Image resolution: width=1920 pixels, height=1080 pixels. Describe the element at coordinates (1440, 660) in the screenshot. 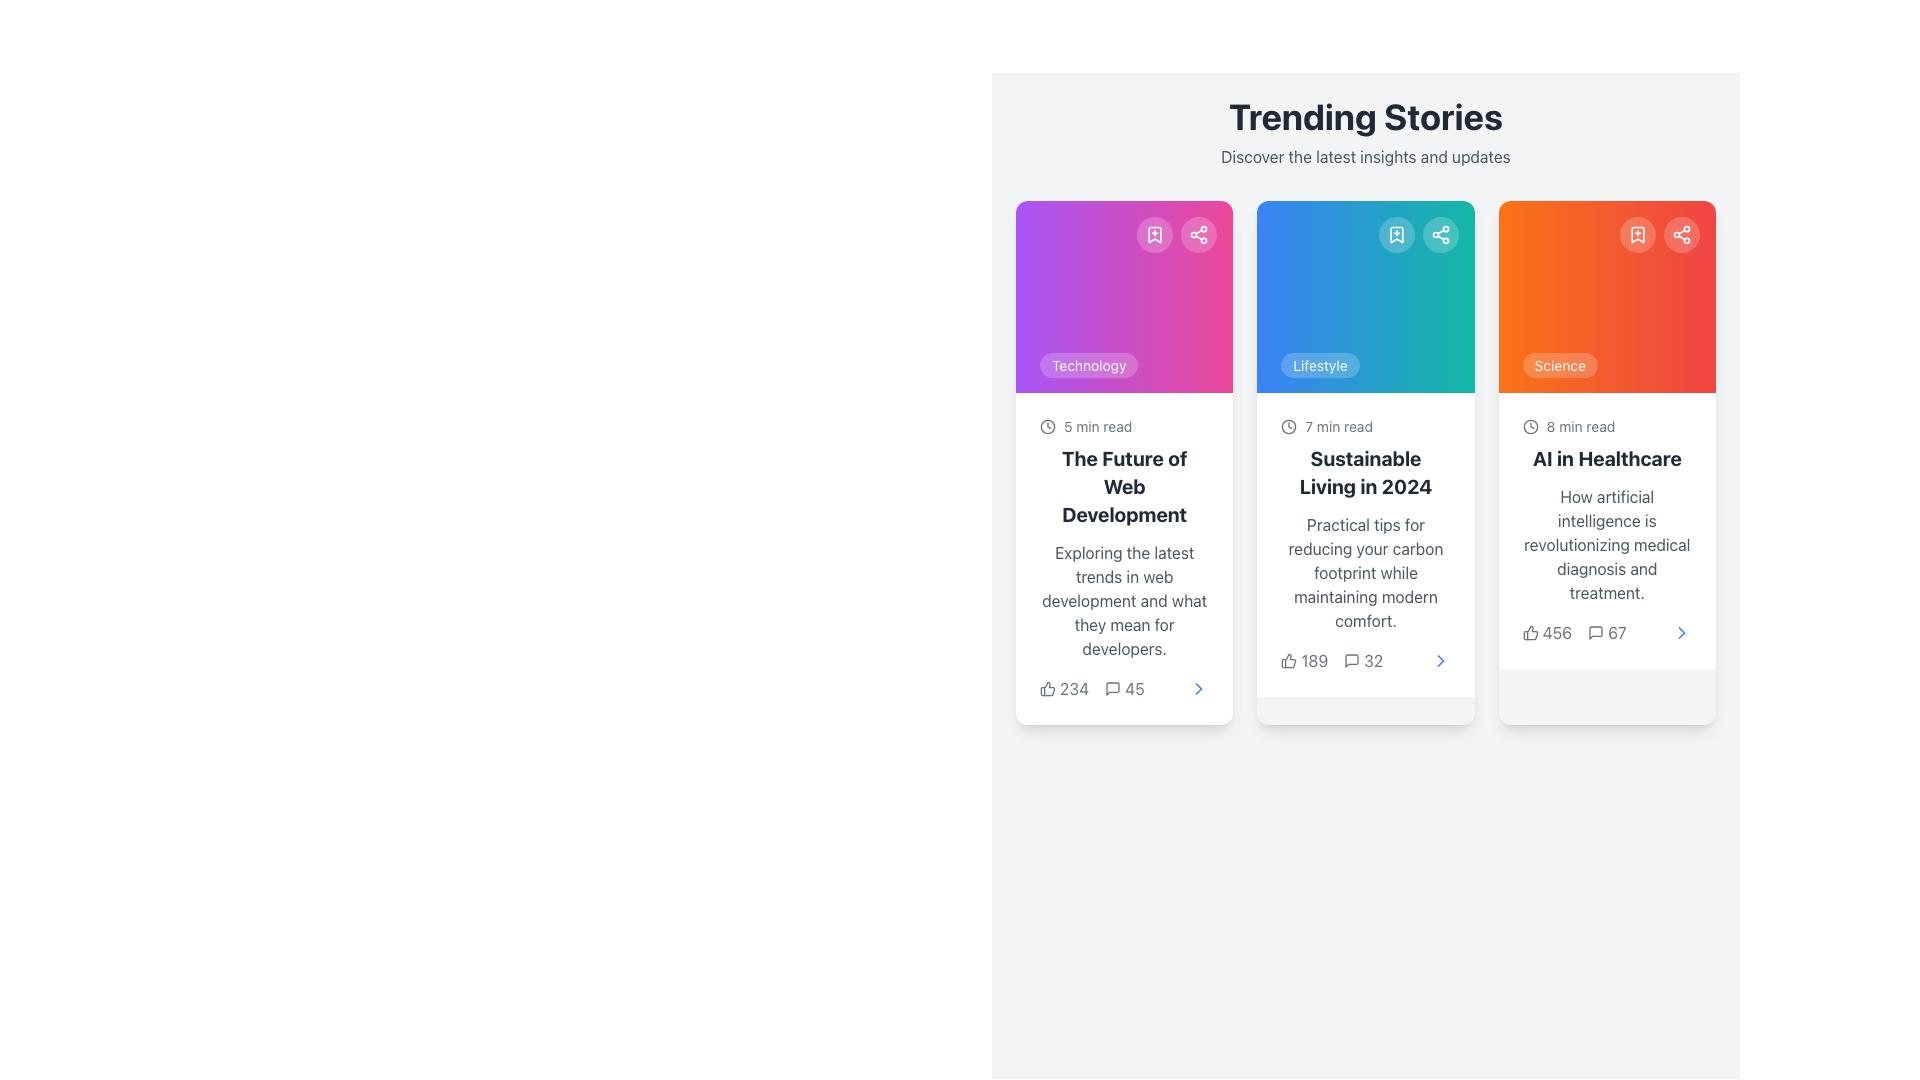

I see `the small blue chevron arrow icon located at the bottom right corner of the third card from the left` at that location.